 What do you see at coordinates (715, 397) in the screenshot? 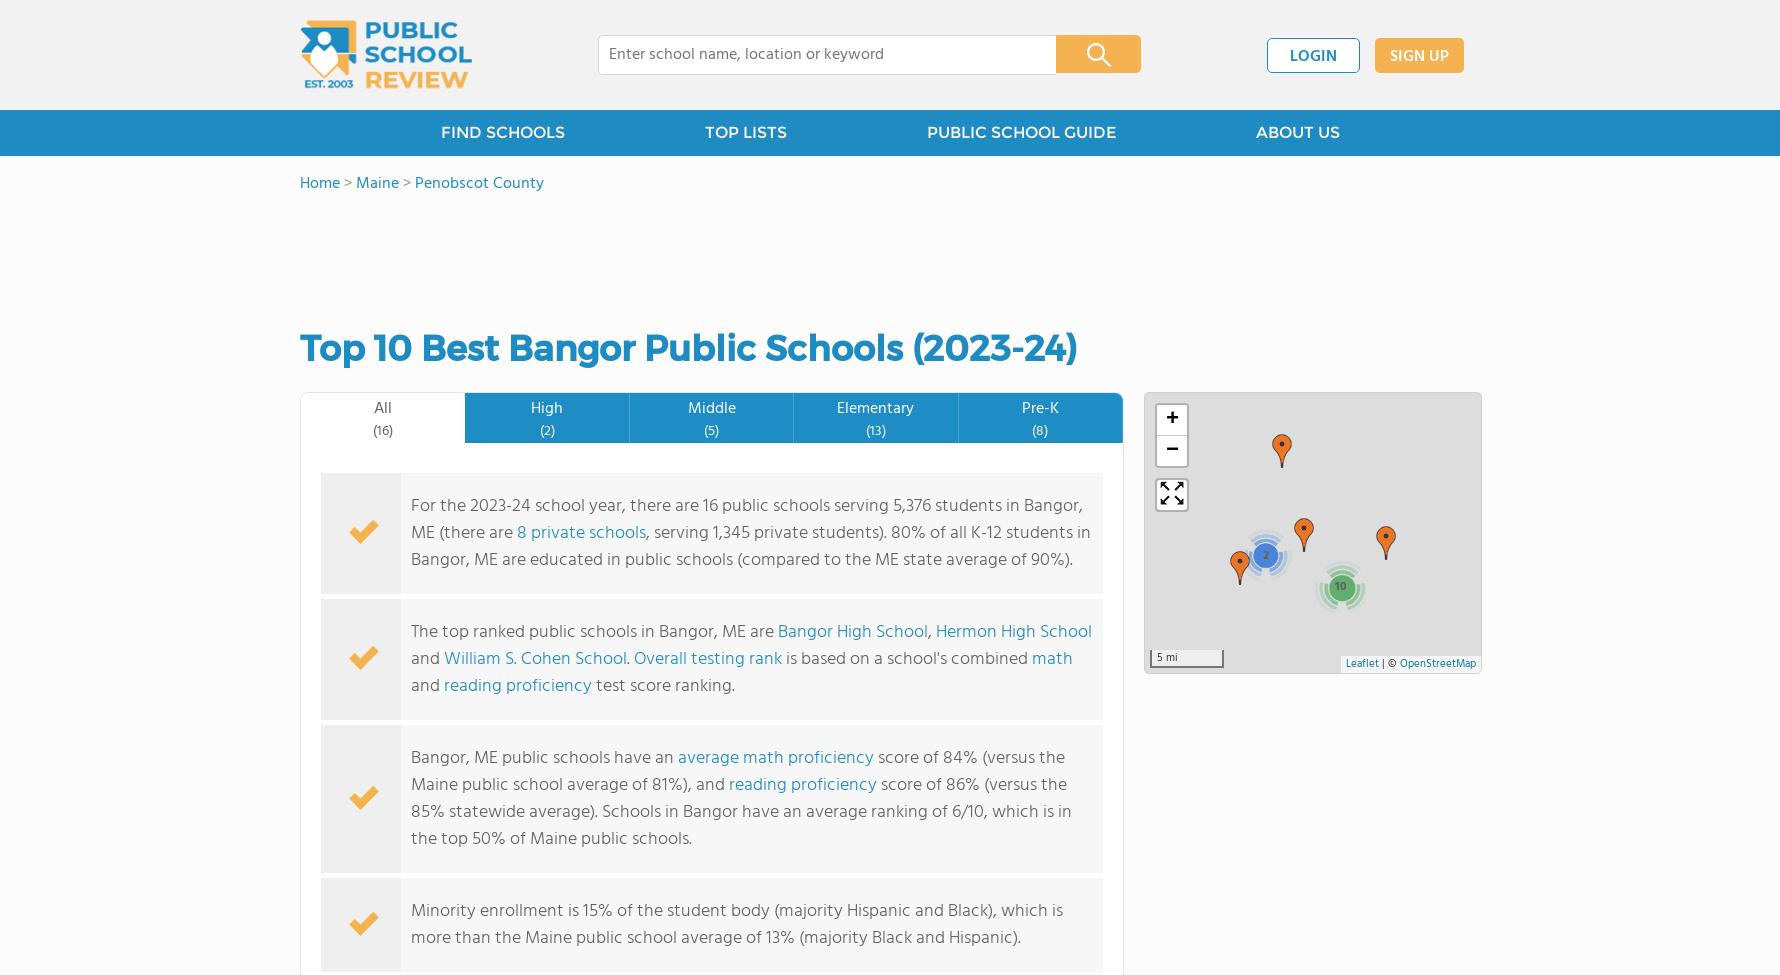
I see `'(207) 942-5296'` at bounding box center [715, 397].